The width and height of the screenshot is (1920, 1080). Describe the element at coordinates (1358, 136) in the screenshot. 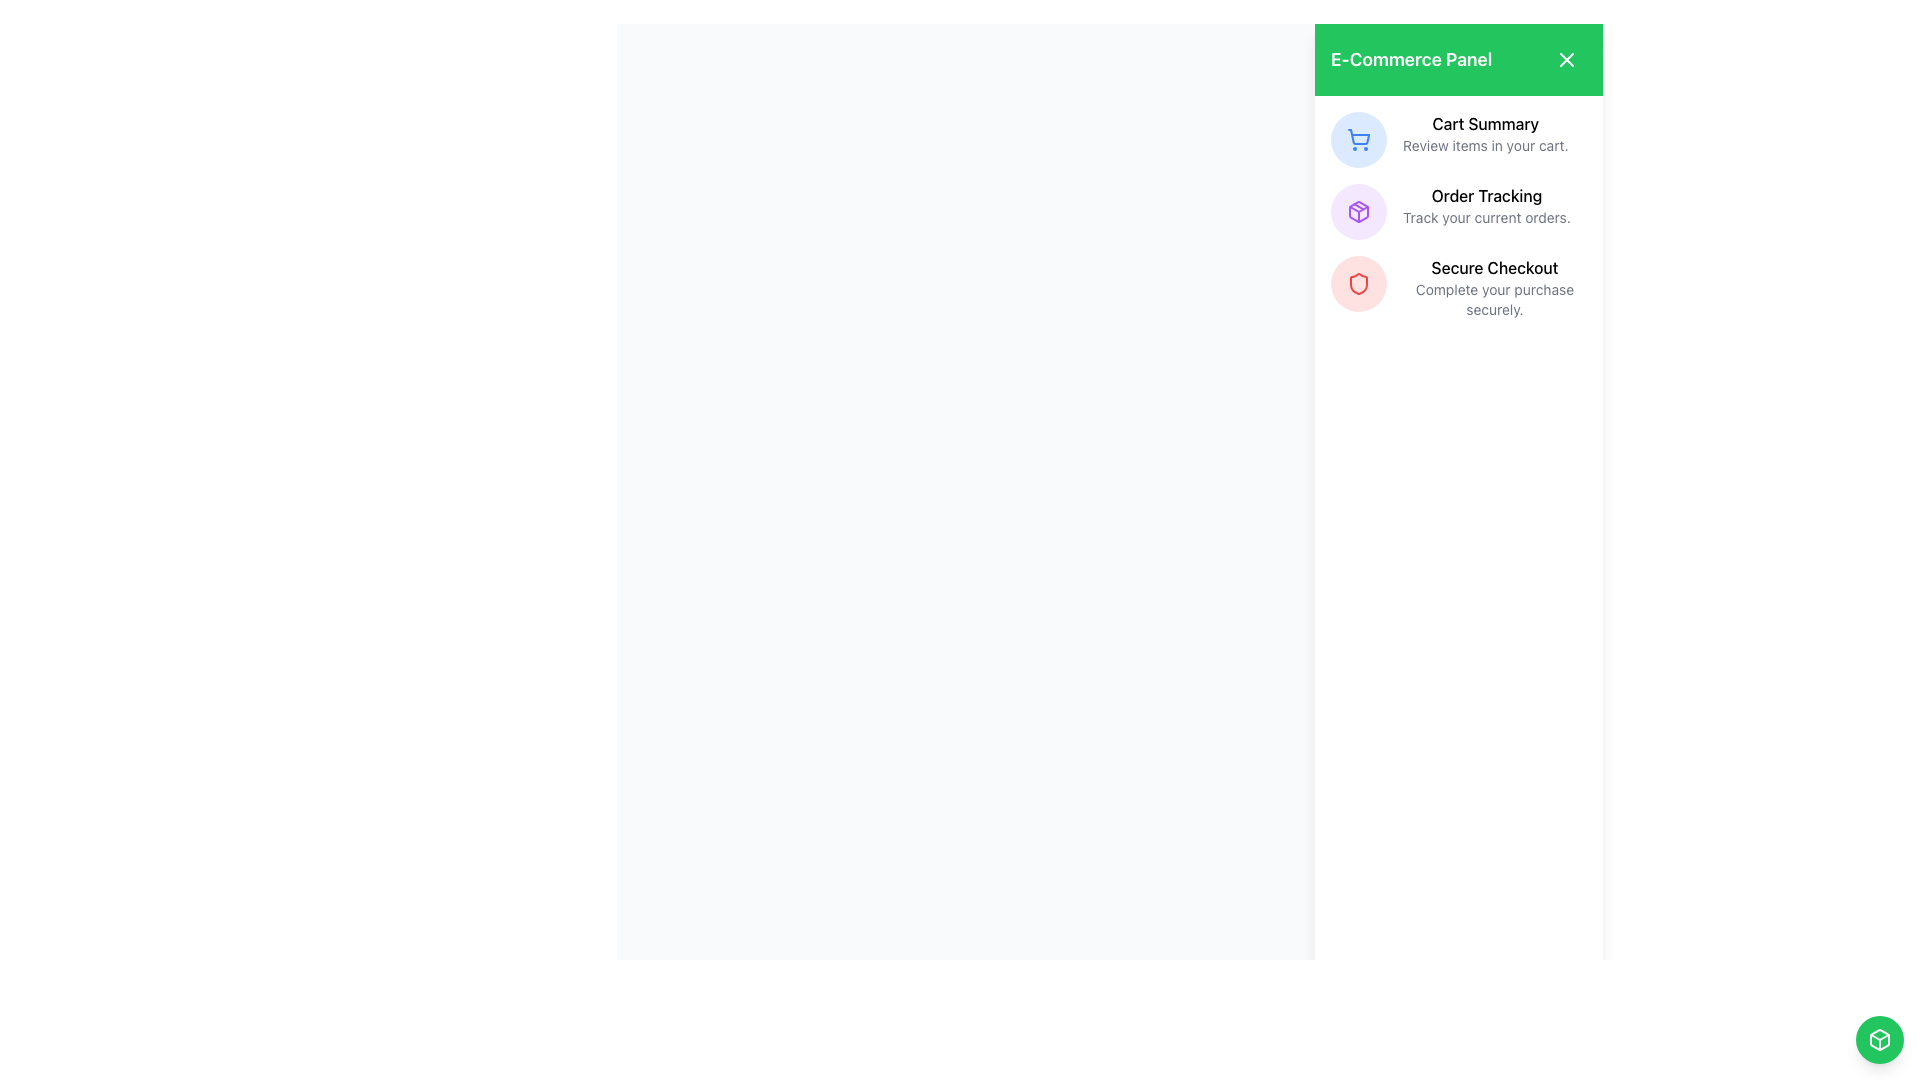

I see `the shopping cart icon located in the 'Cart Summary' section under the 'E-Commerce Panel' using keyboard navigation` at that location.